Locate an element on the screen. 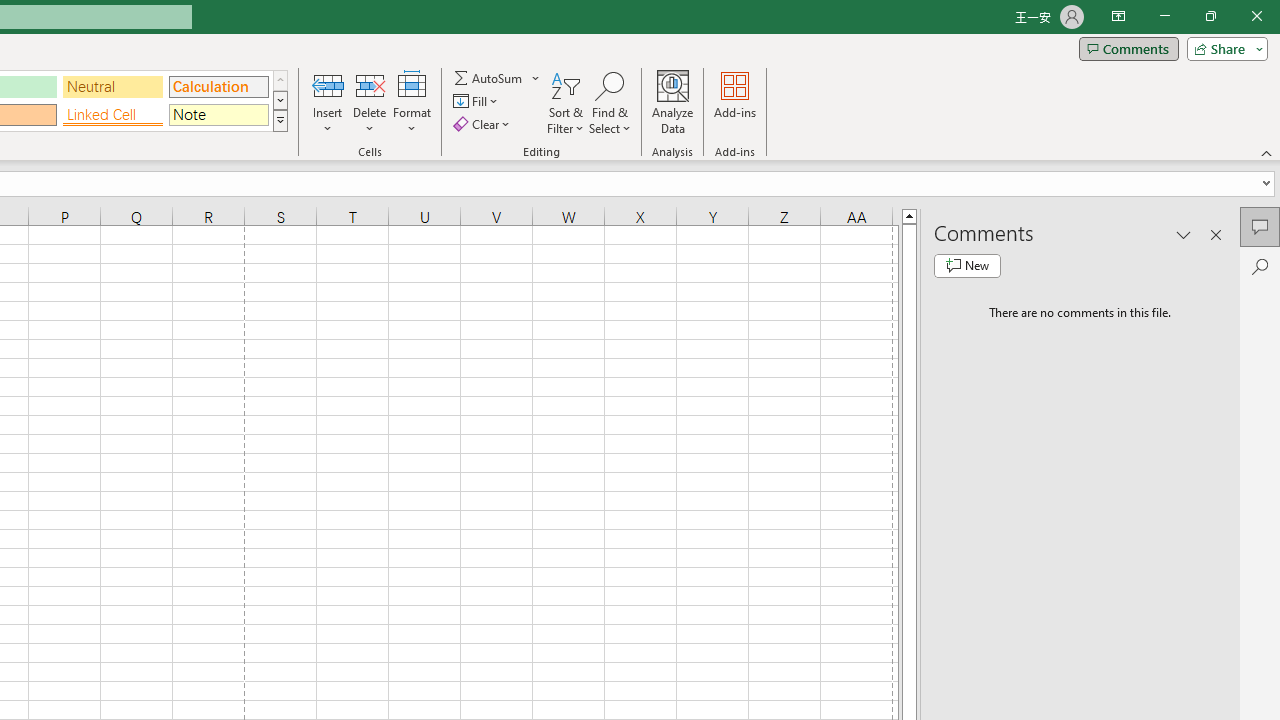 Image resolution: width=1280 pixels, height=720 pixels. 'Delete Cells...' is located at coordinates (369, 84).